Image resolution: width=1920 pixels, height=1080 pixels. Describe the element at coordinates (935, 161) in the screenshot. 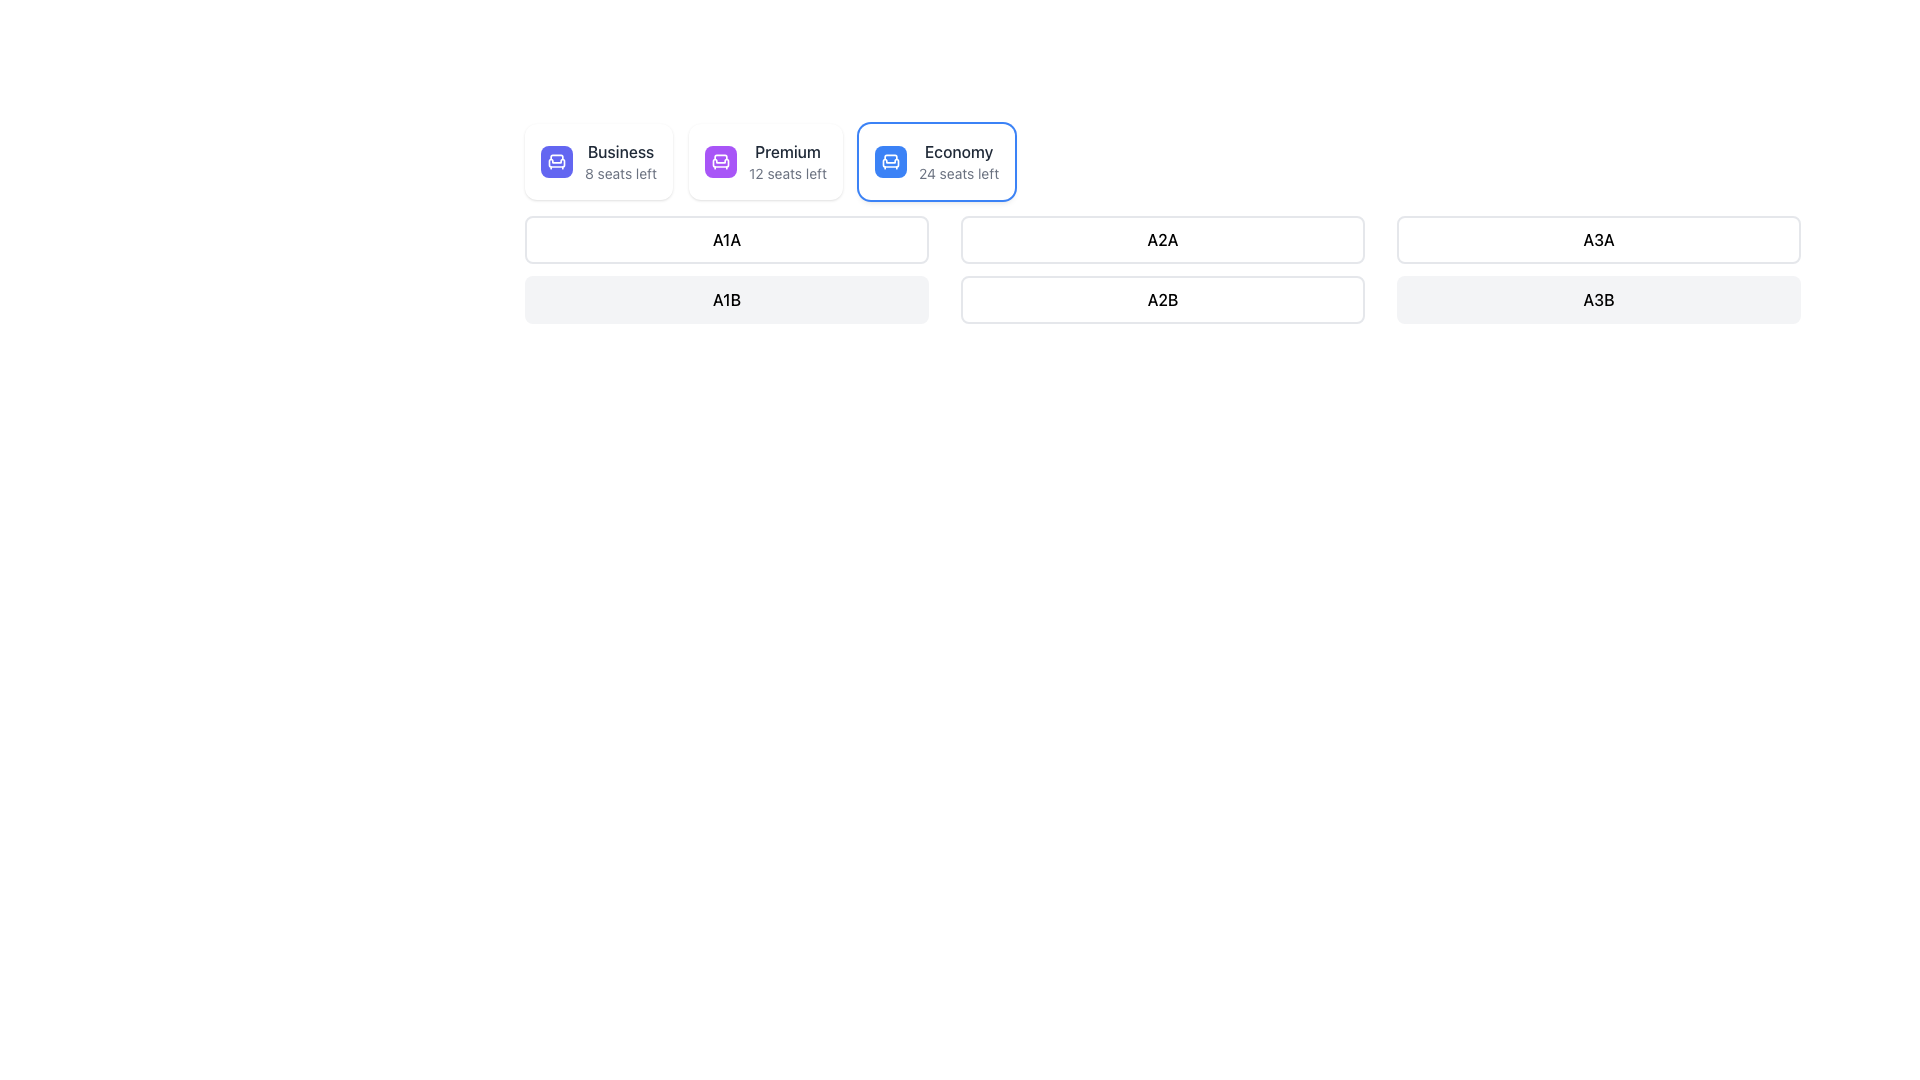

I see `the 'Economy' class seating option button` at that location.